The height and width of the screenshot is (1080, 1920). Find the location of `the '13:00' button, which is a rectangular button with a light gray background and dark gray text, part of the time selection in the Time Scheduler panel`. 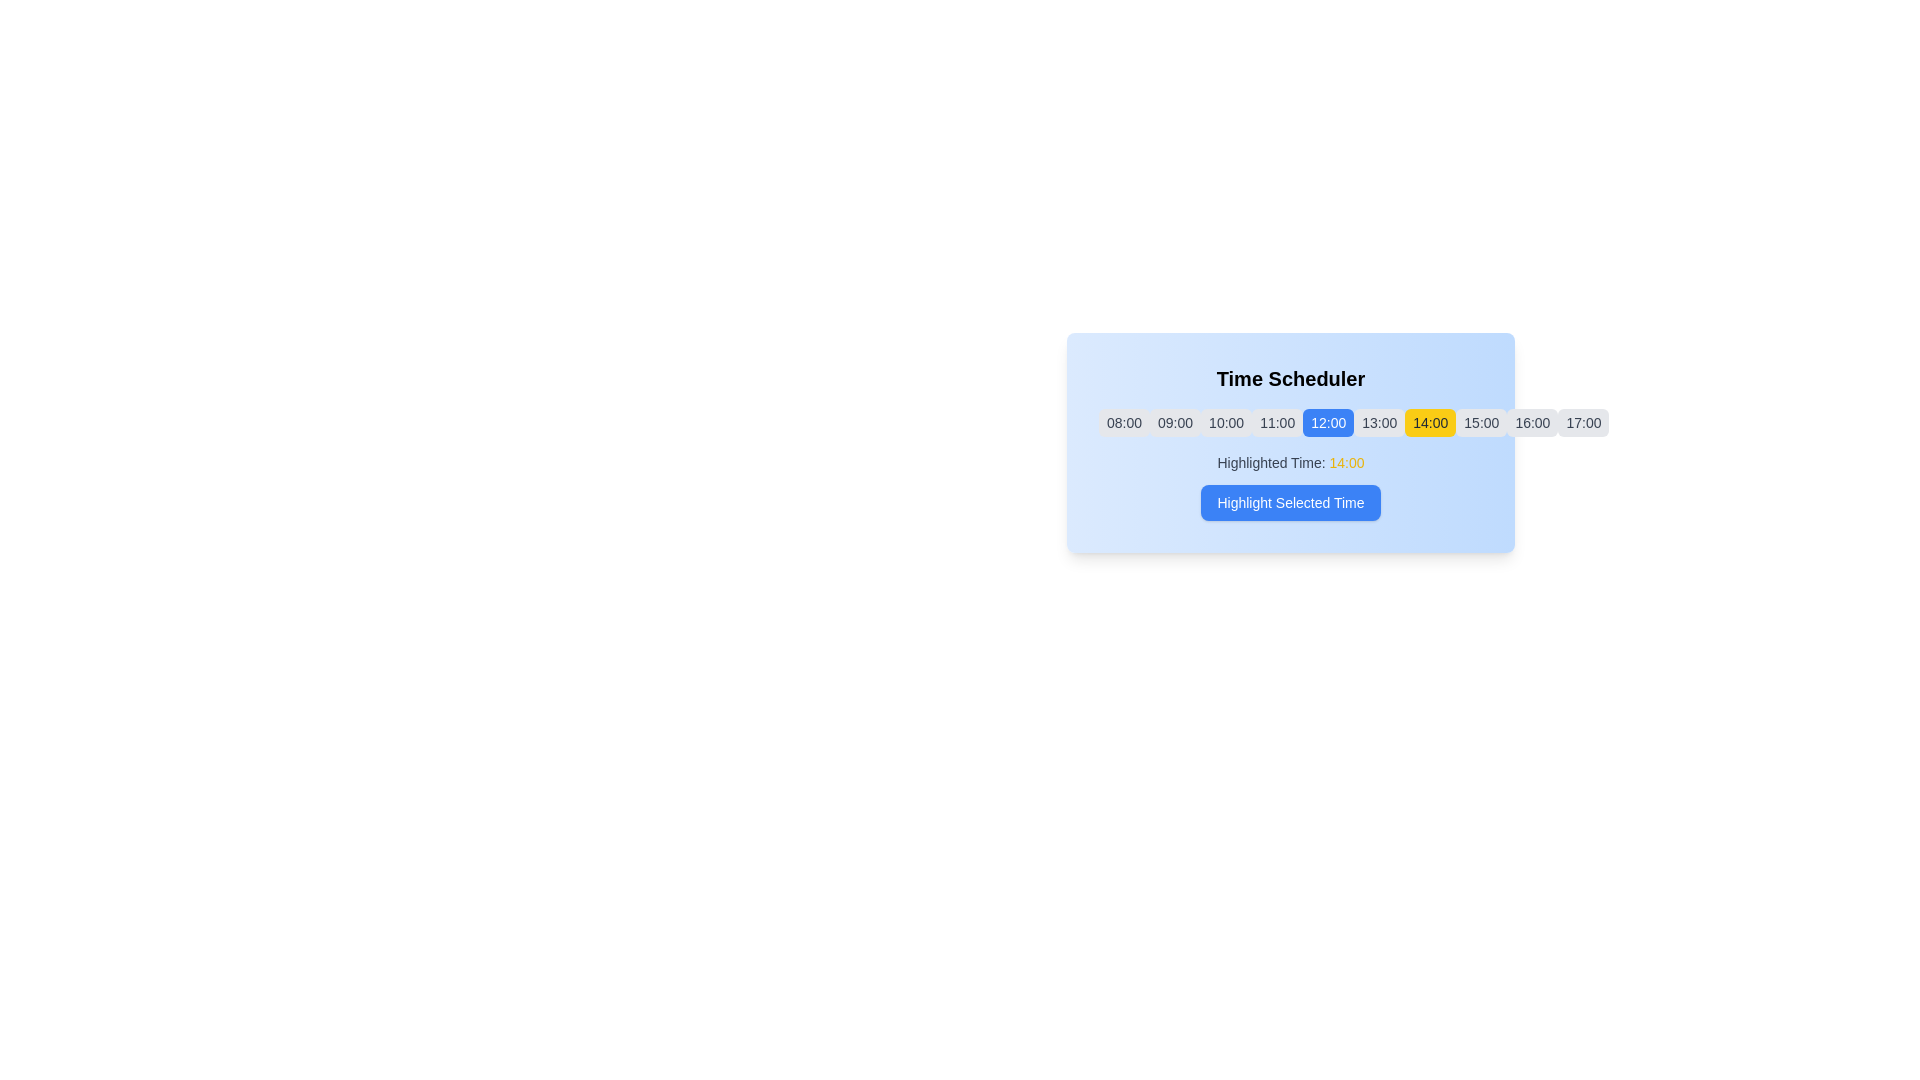

the '13:00' button, which is a rectangular button with a light gray background and dark gray text, part of the time selection in the Time Scheduler panel is located at coordinates (1378, 422).